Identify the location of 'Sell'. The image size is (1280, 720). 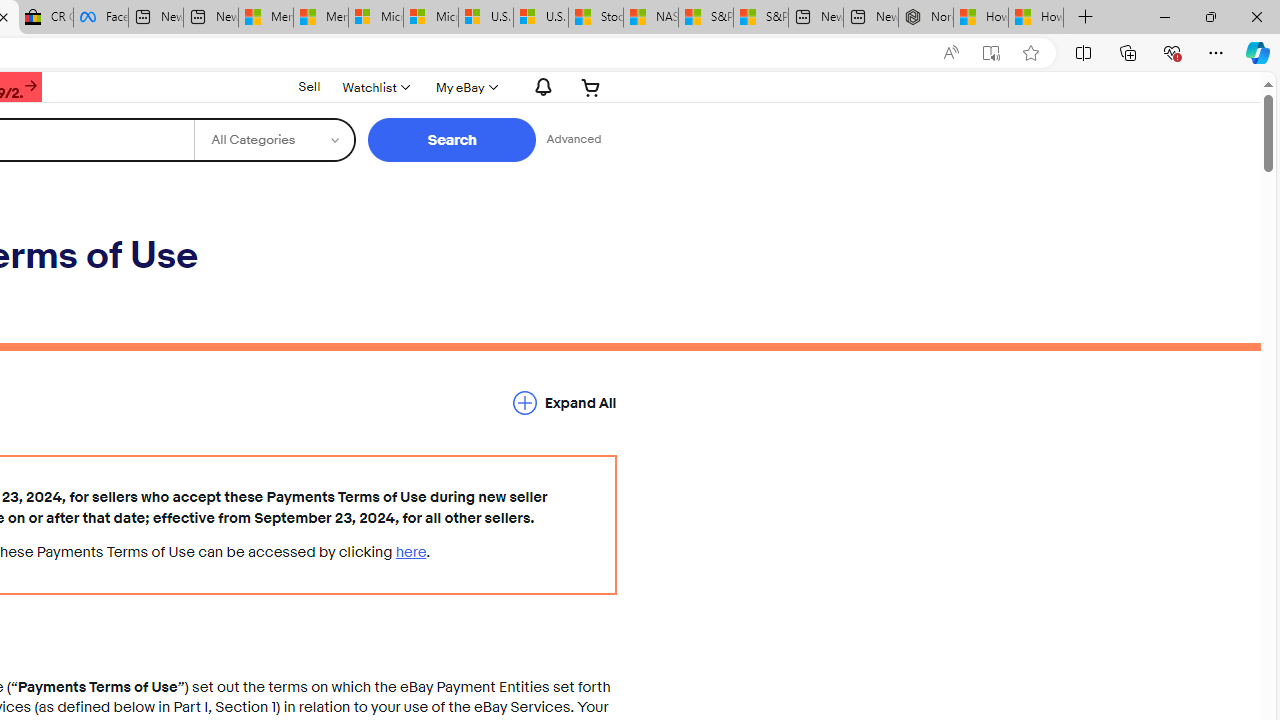
(308, 85).